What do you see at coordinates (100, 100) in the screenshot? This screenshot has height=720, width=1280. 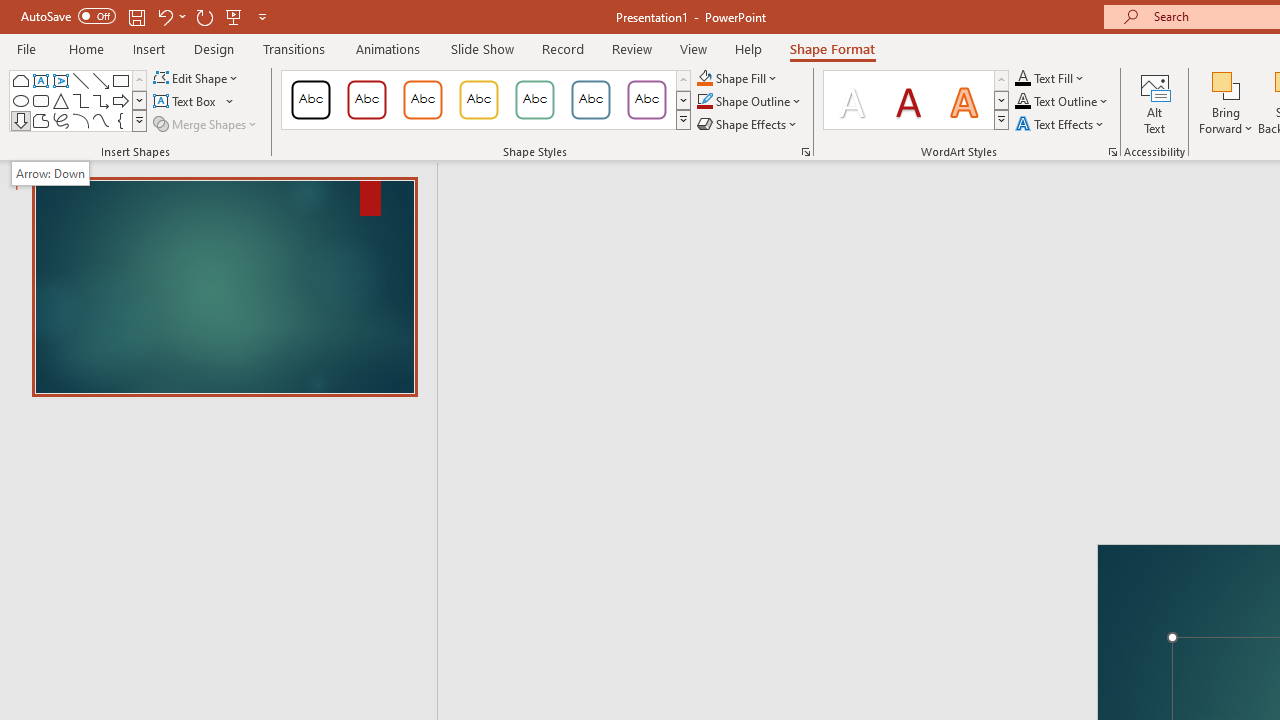 I see `'Connector: Elbow Arrow'` at bounding box center [100, 100].